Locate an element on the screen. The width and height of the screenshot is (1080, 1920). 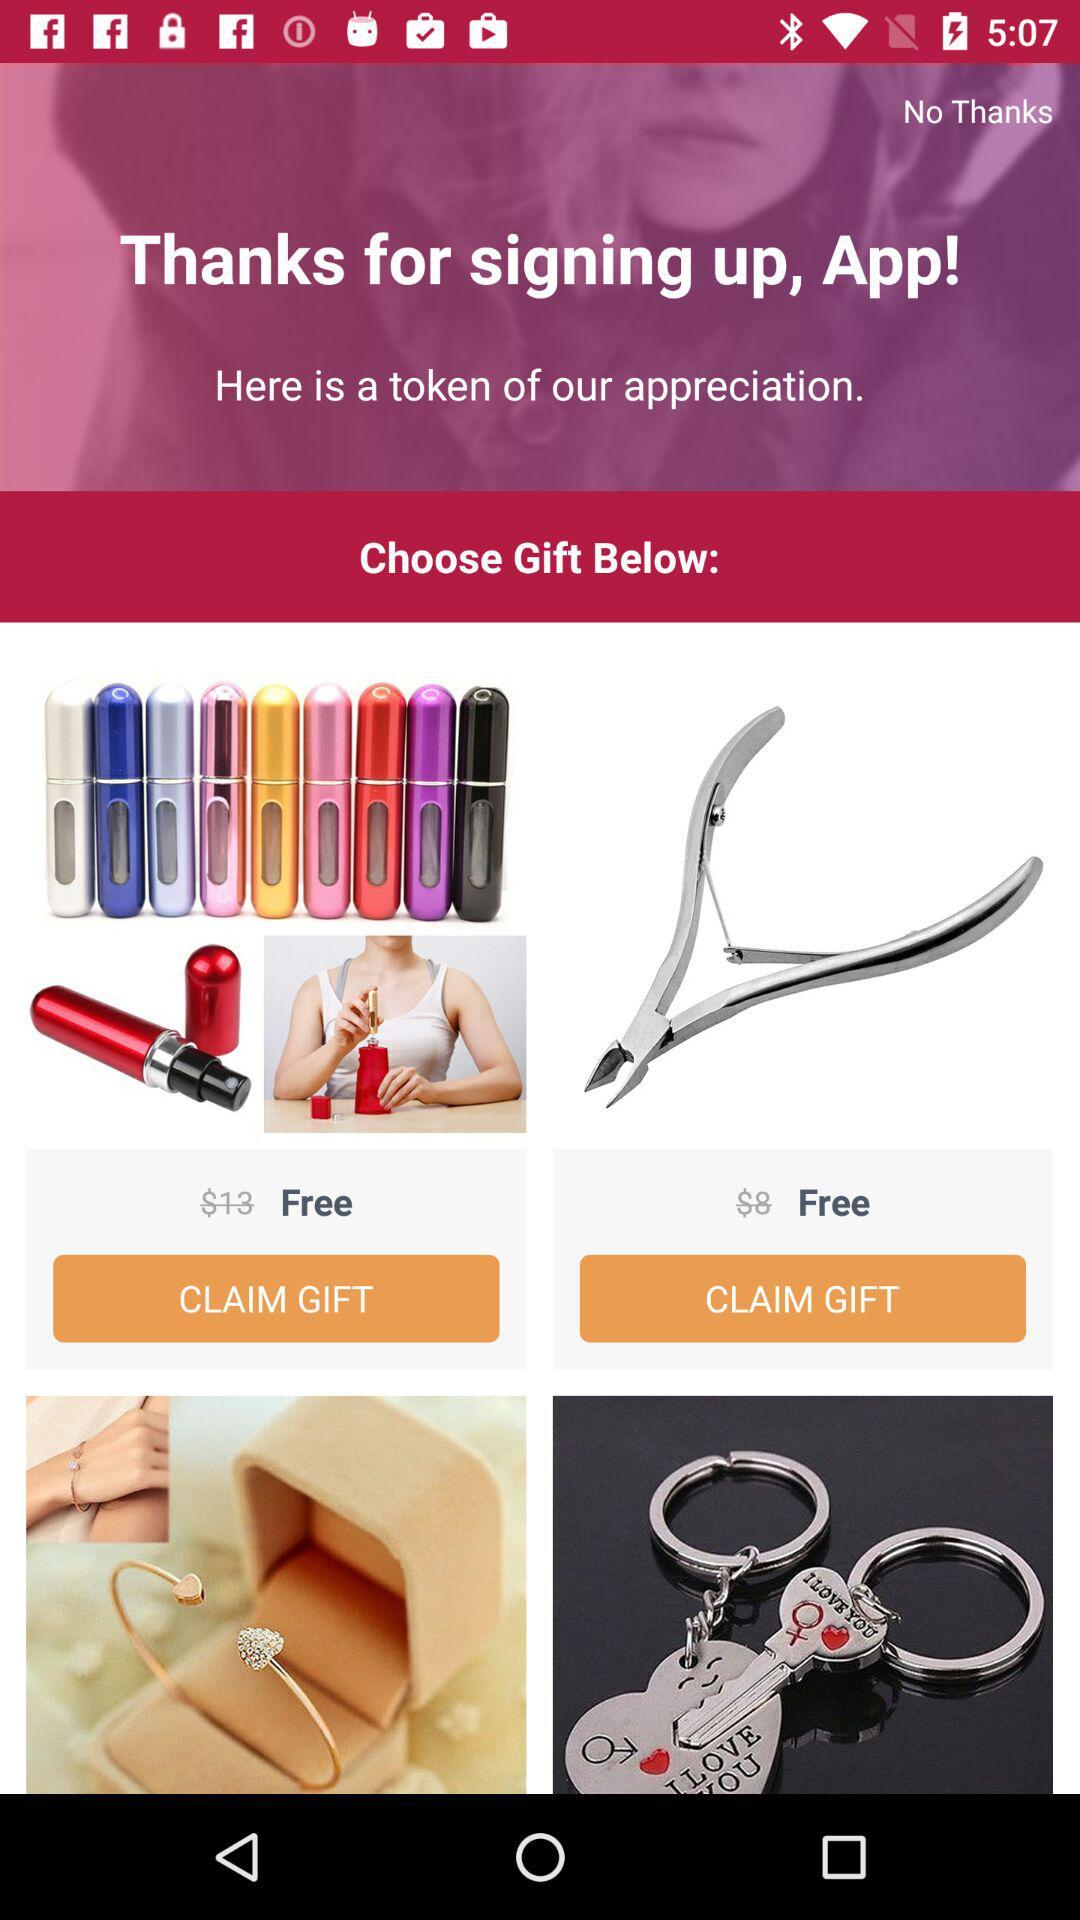
icon above the thanks for signing is located at coordinates (540, 109).